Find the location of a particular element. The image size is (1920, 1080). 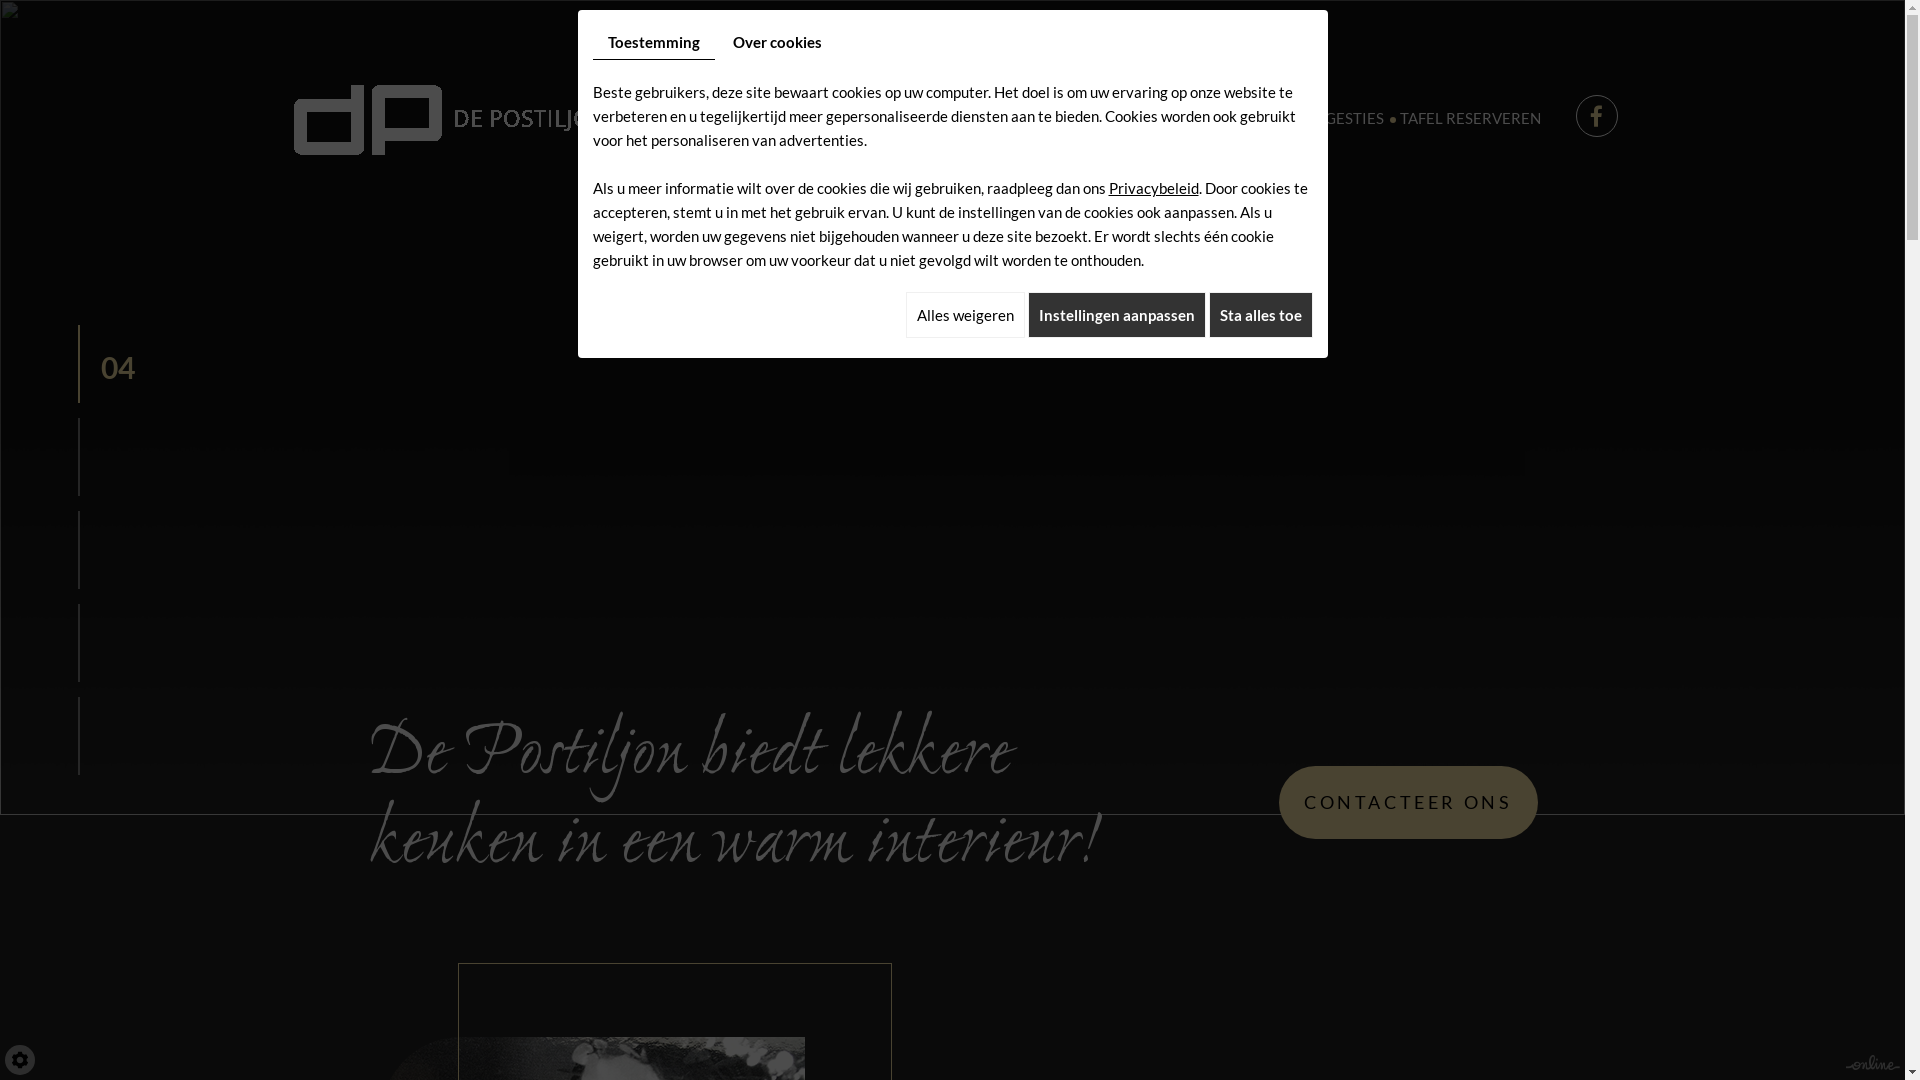

'Over cookies' is located at coordinates (718, 42).